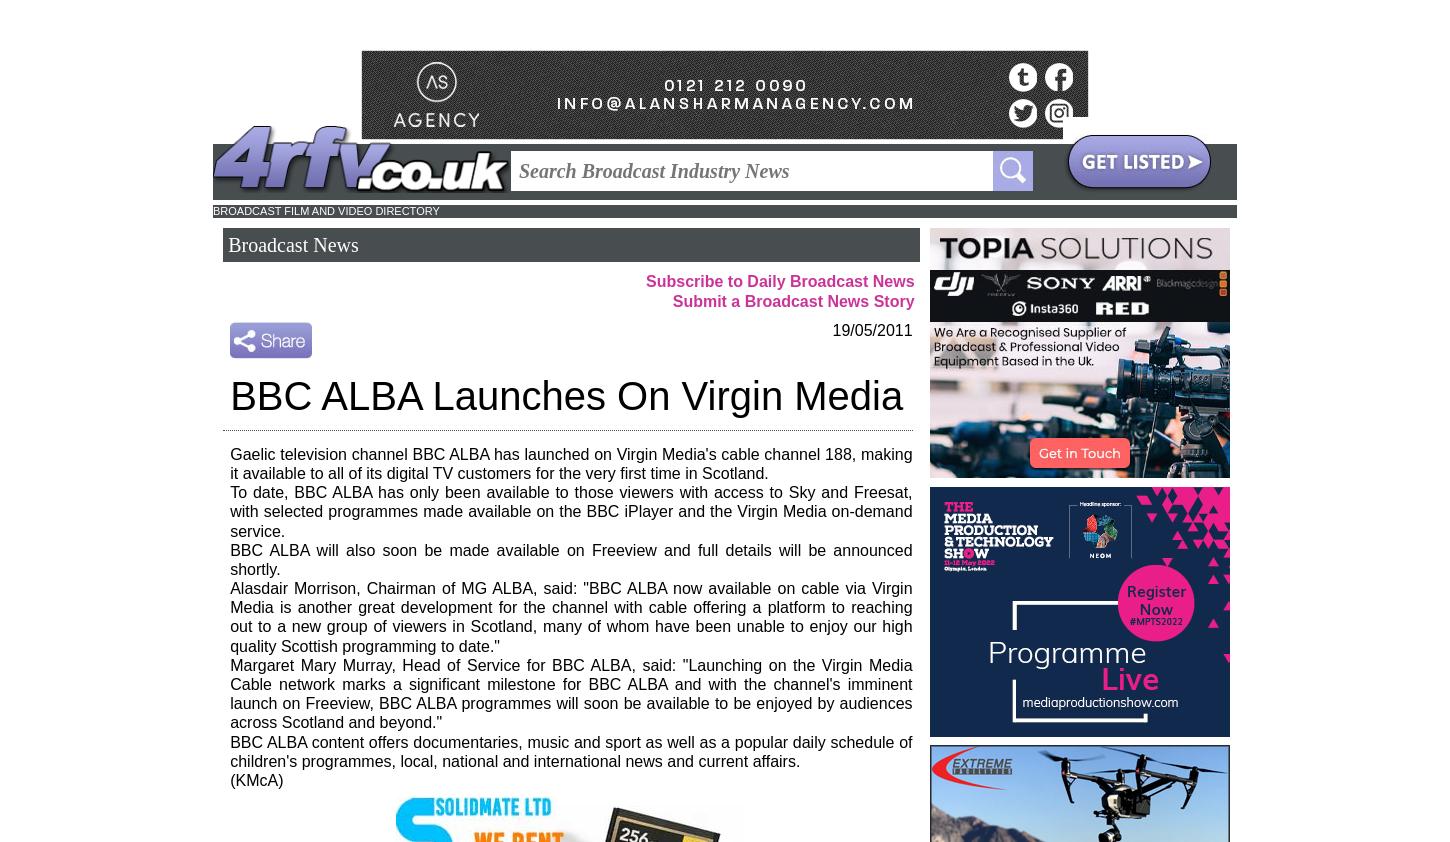  Describe the element at coordinates (571, 616) in the screenshot. I see `'Alasdair Morrison, Chairman of MG ALBA, said: "BBC ALBA now available on cable via Virgin Media is another great development for the channel with cable offering a platform to reaching out to a new group of viewers in Scotland, many of whom have been unable to enjoy our high quality Scottish programming to date."'` at that location.